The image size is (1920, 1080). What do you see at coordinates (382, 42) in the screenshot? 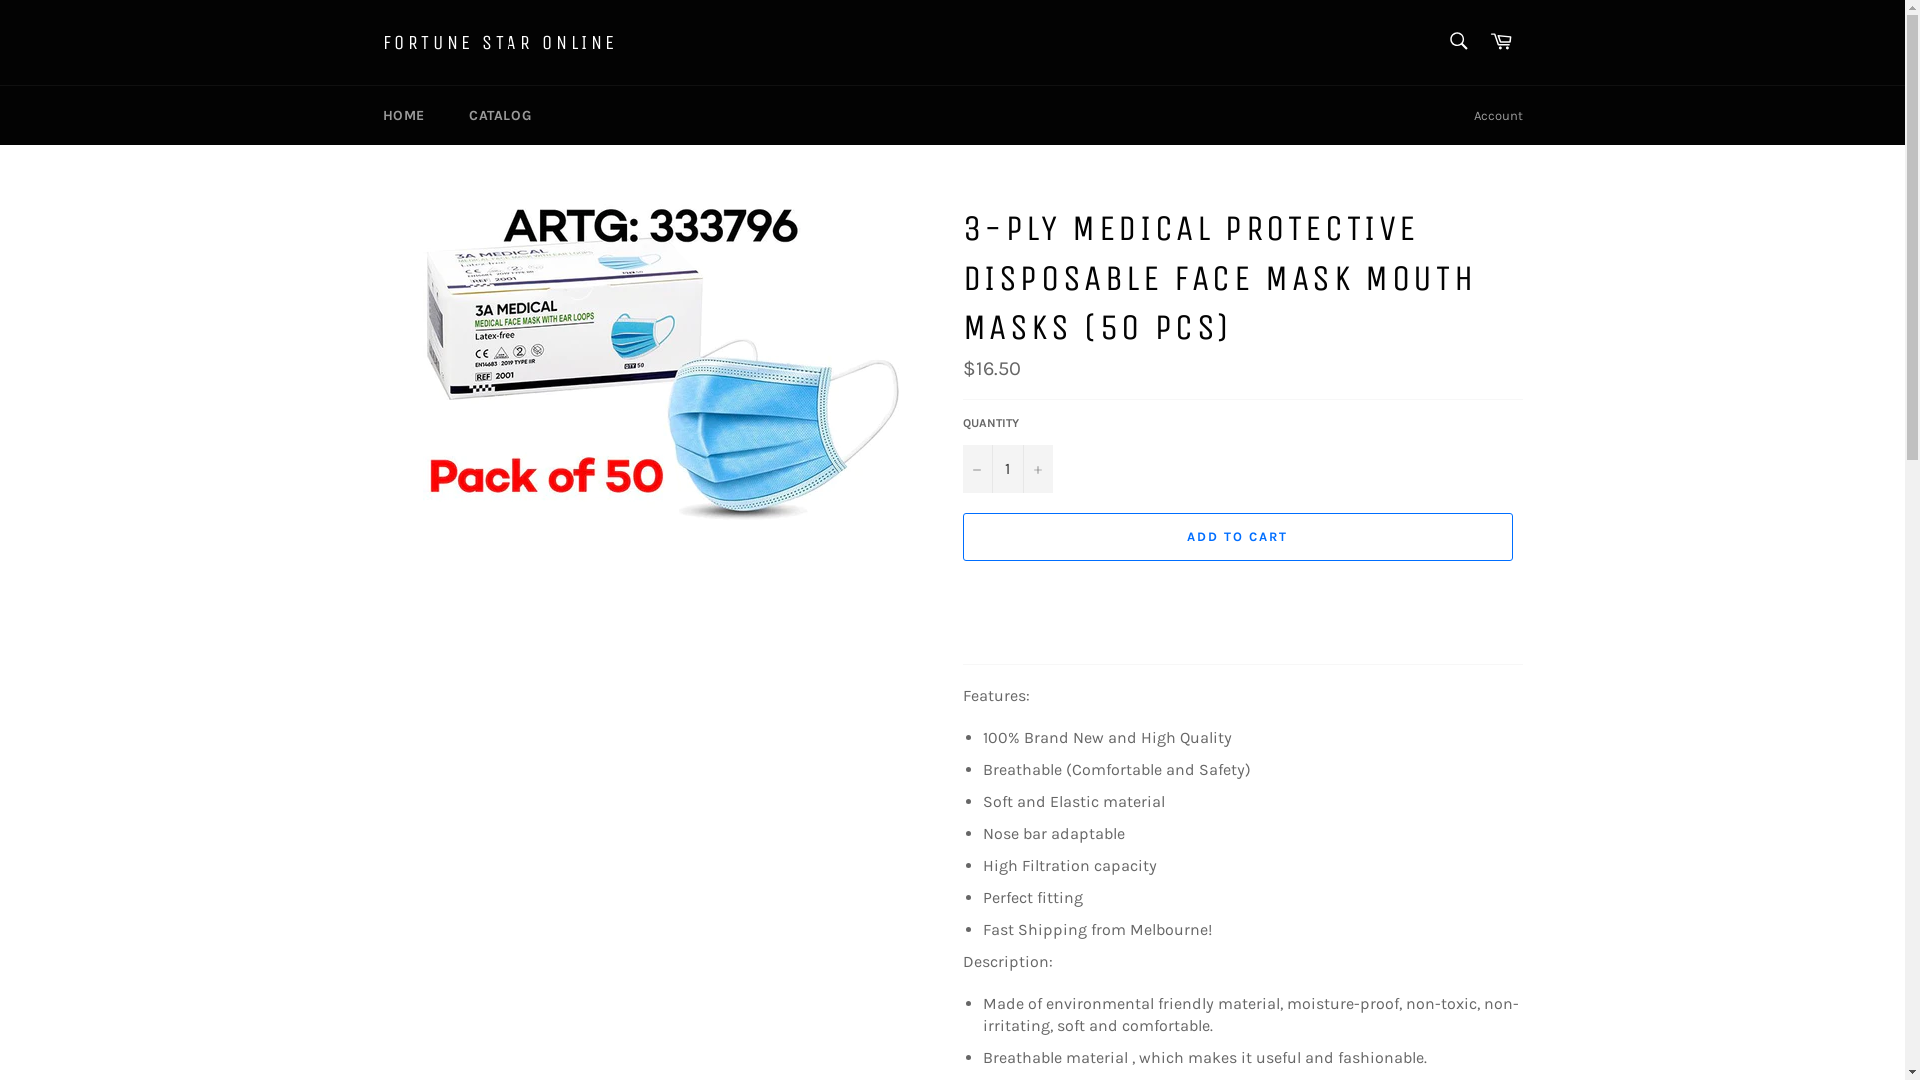
I see `'FORTUNE STAR ONLINE'` at bounding box center [382, 42].